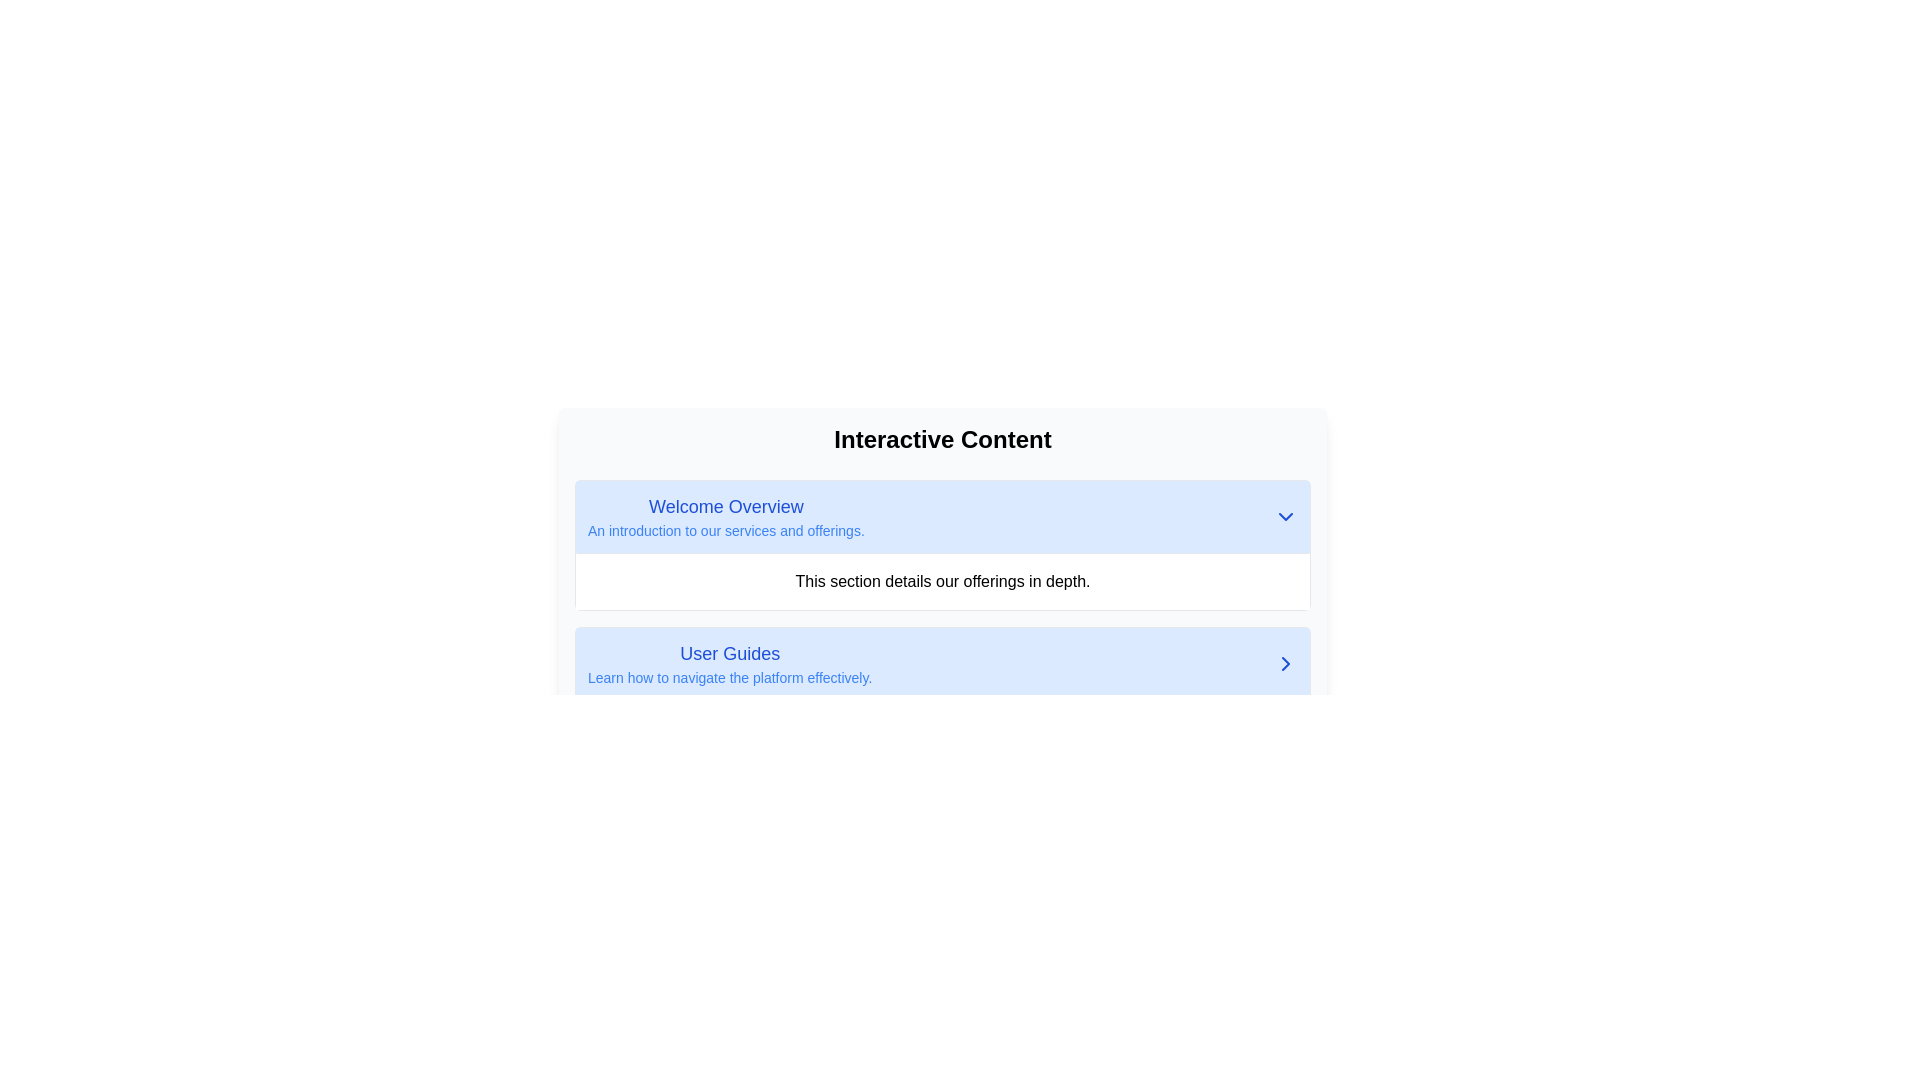 This screenshot has width=1920, height=1080. I want to click on the 'User Guides' informational text element, which is located below the 'Welcome Overview' section and above a right-pointing arrow icon, so click(729, 663).